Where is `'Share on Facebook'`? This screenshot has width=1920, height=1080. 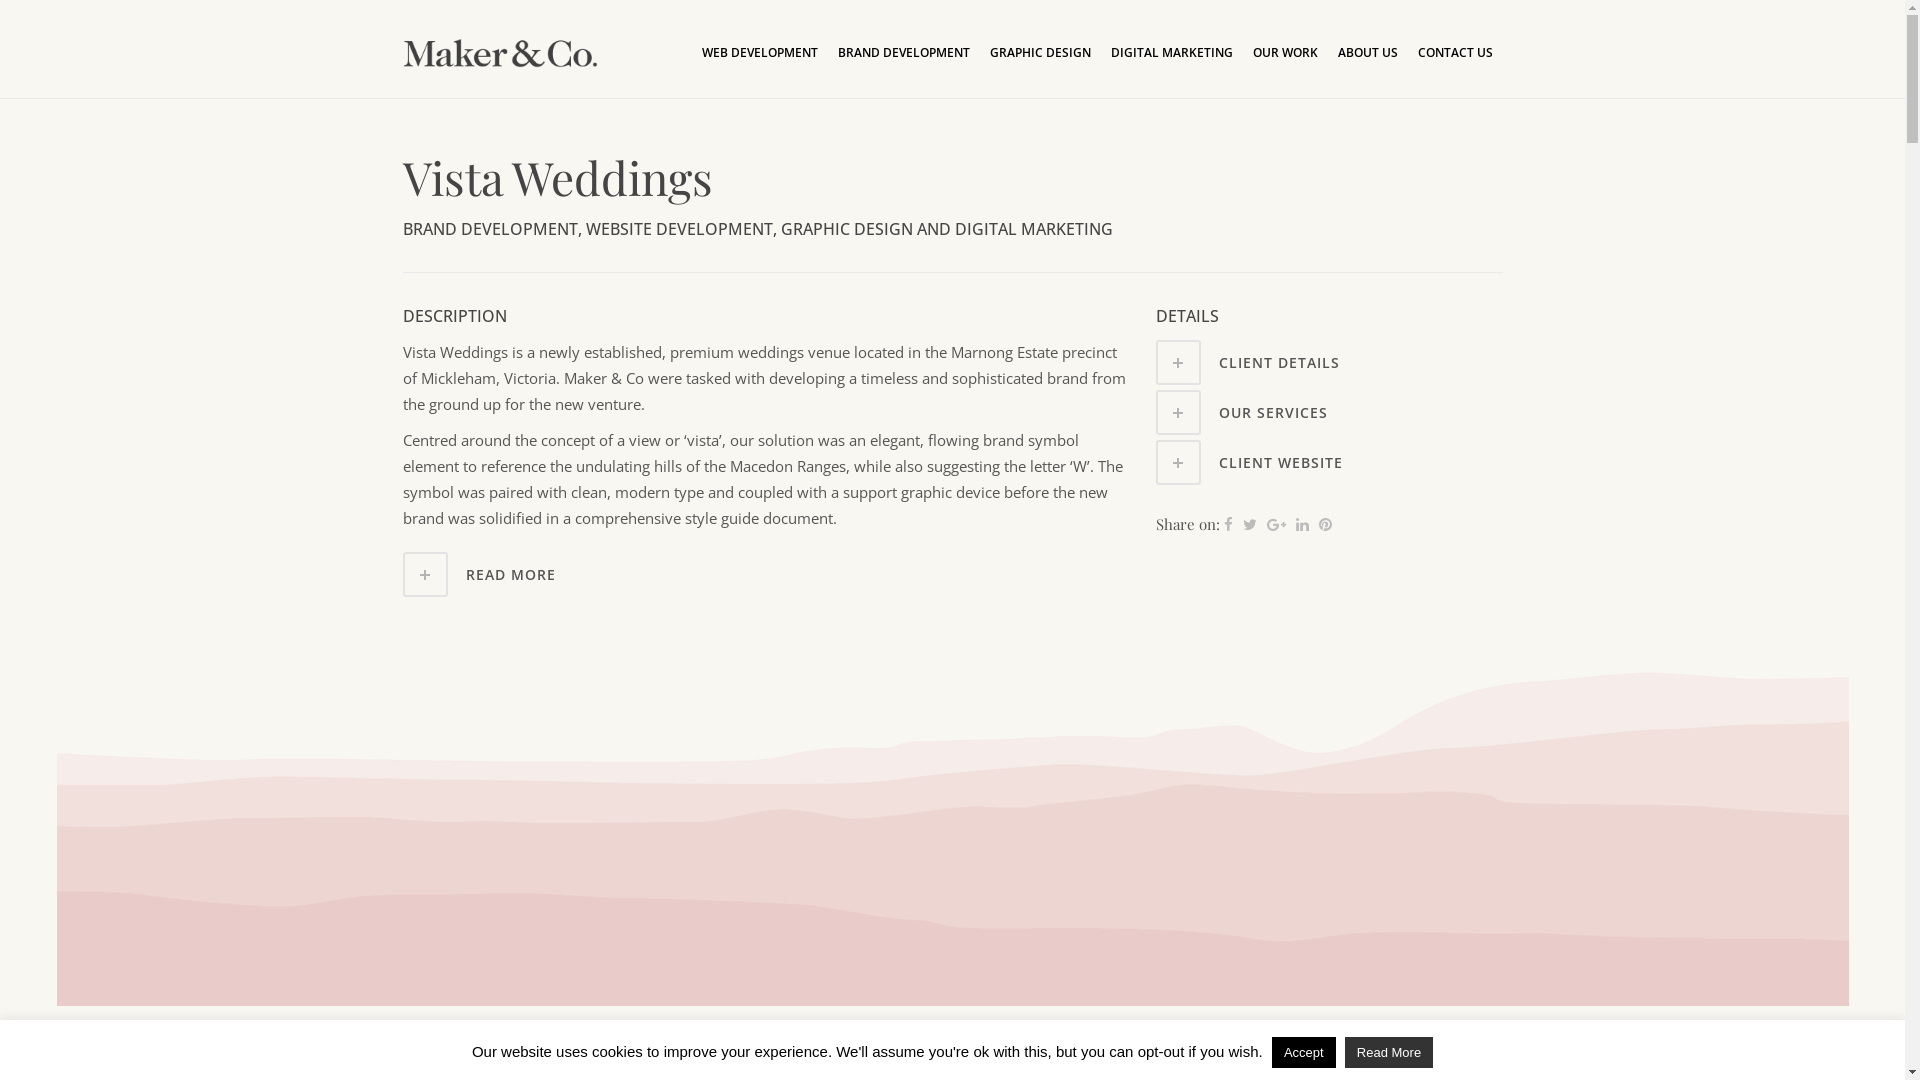
'Share on Facebook' is located at coordinates (1227, 523).